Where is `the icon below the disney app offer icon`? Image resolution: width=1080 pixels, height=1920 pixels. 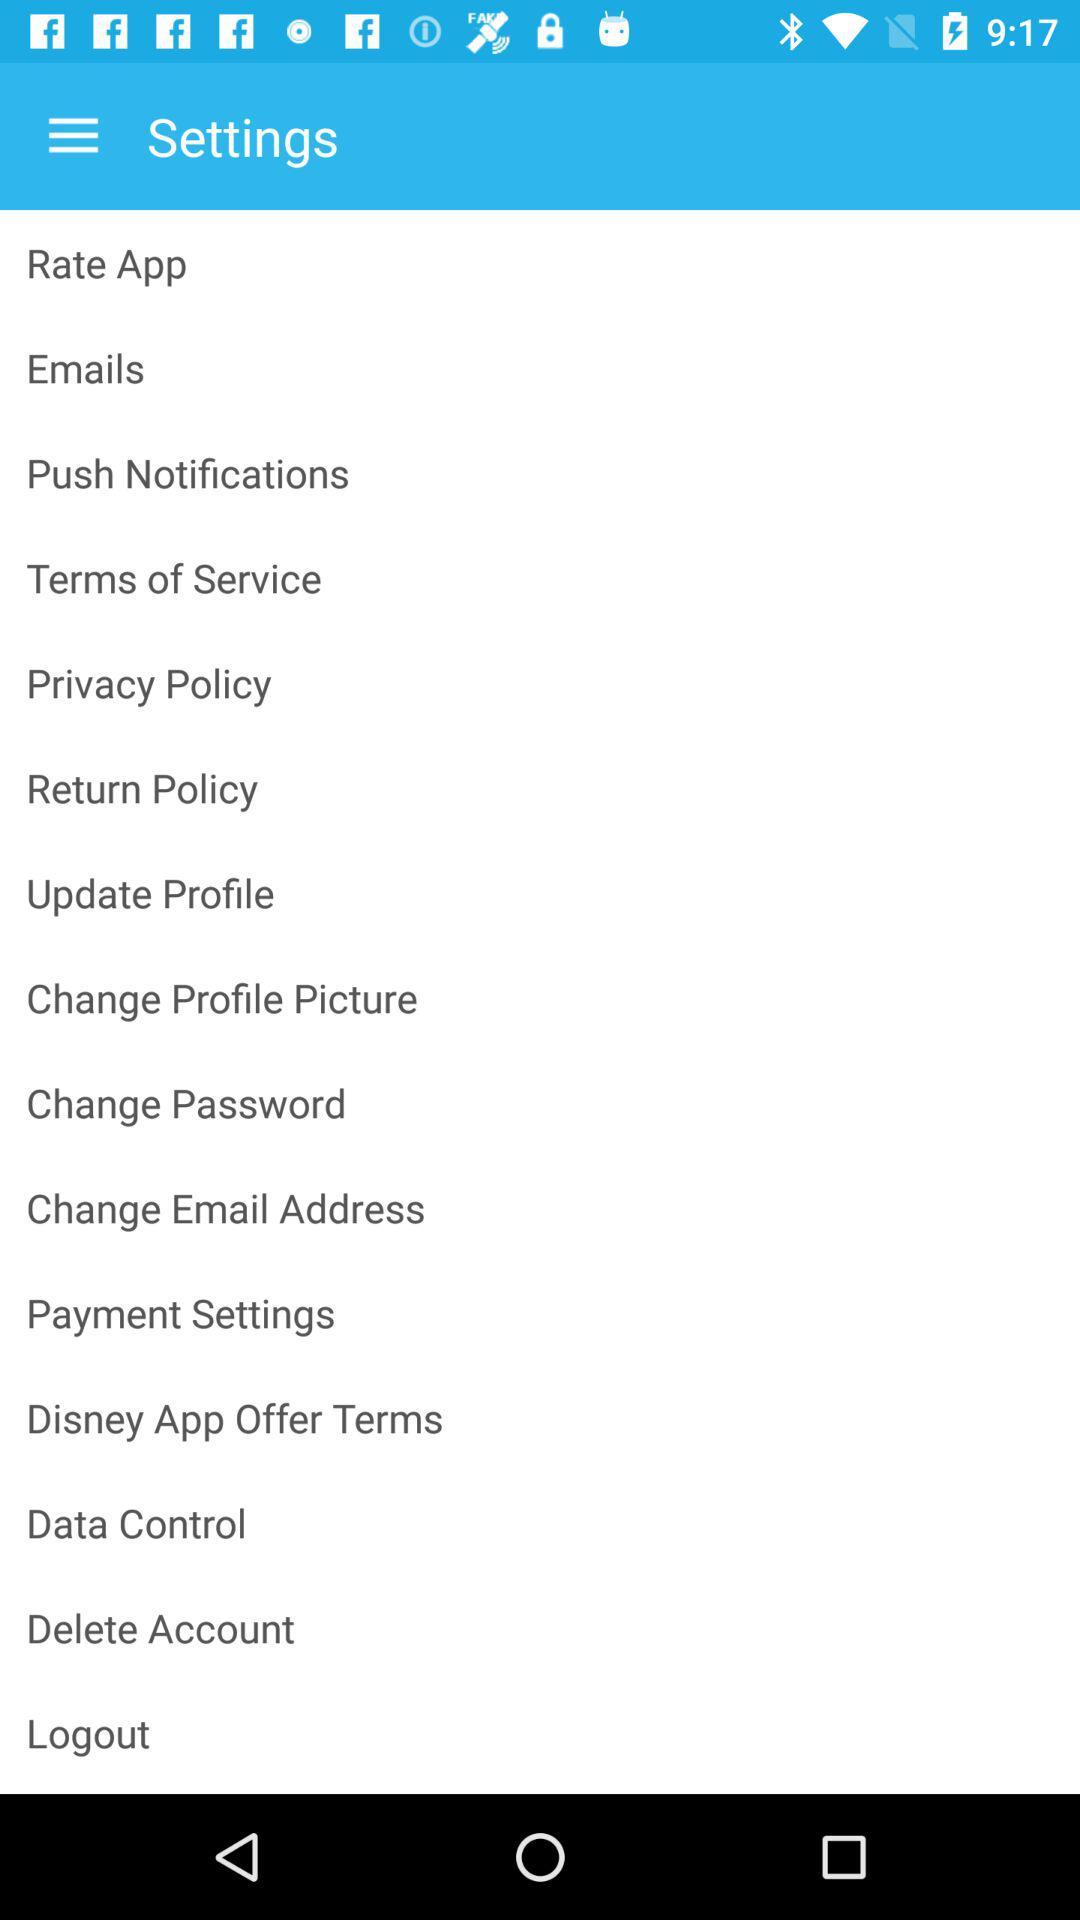 the icon below the disney app offer icon is located at coordinates (540, 1521).